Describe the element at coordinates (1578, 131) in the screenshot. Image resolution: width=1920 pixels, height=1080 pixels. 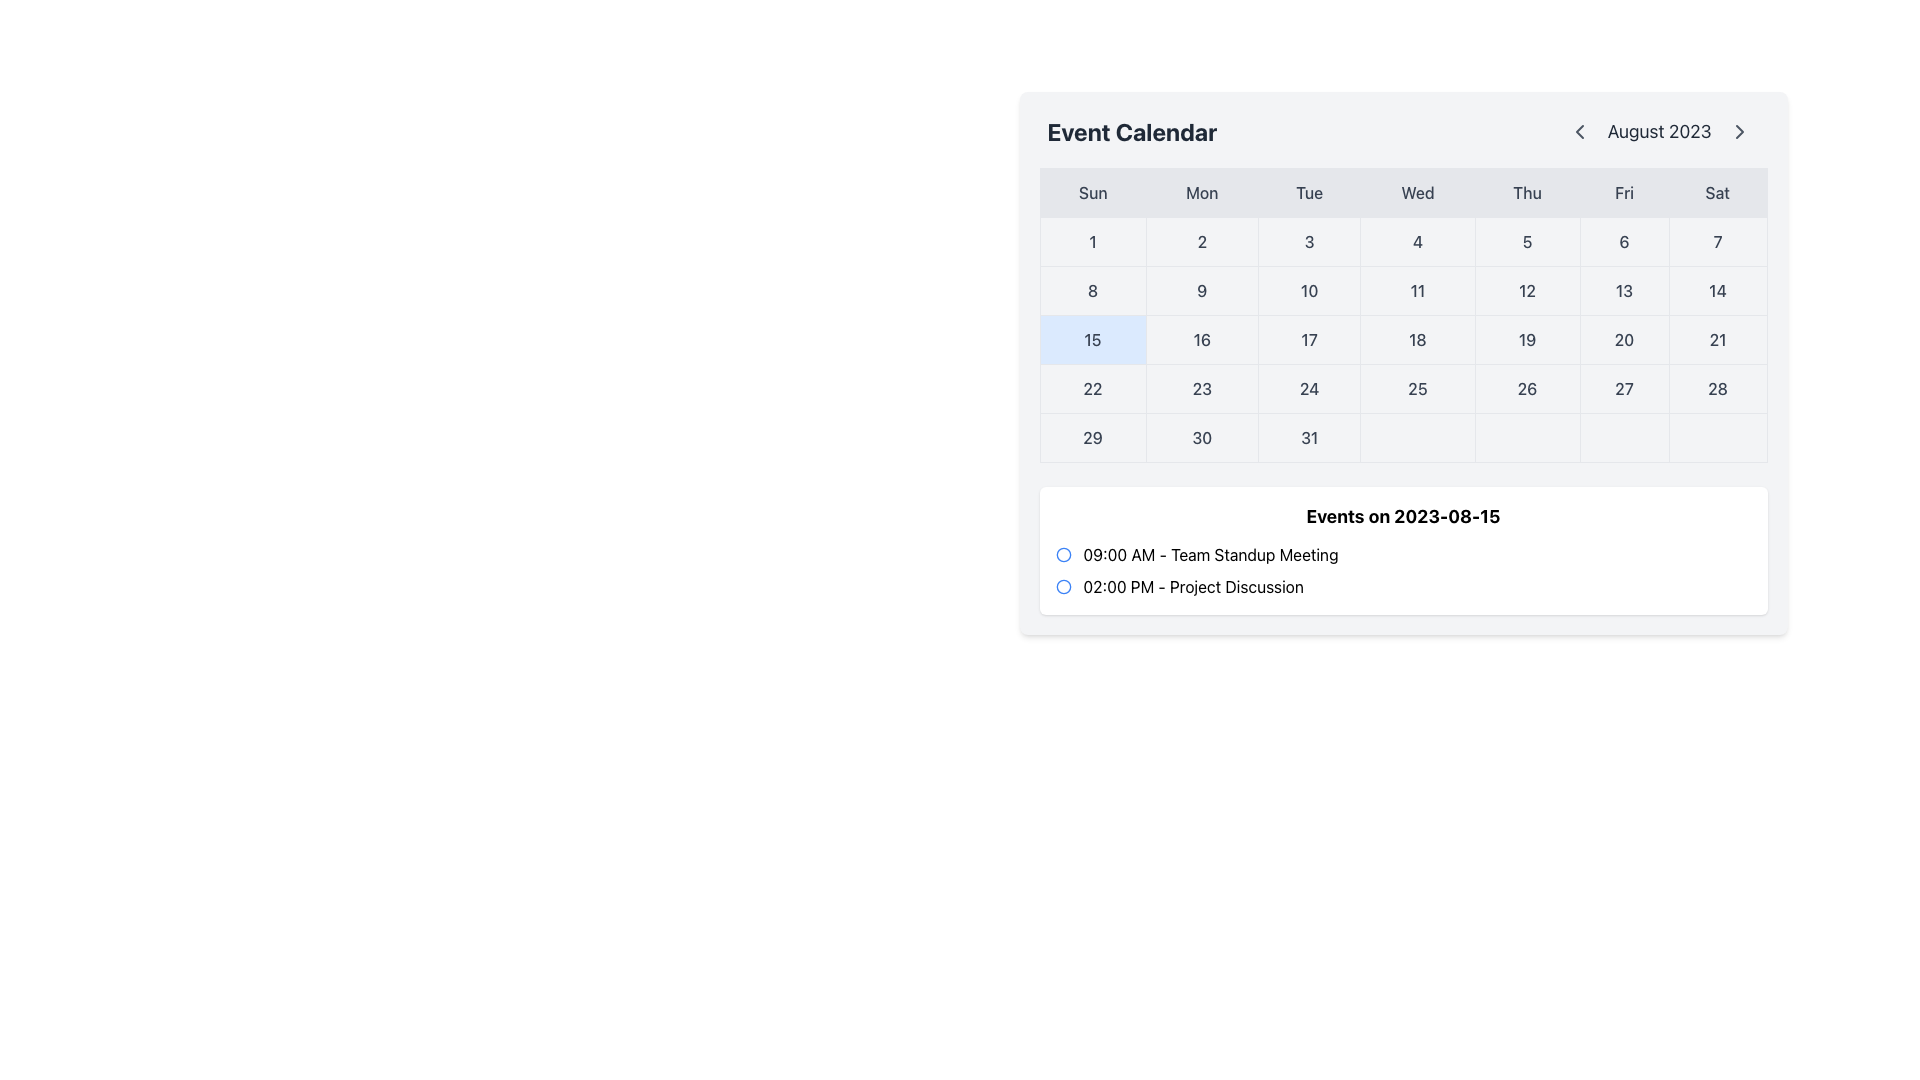
I see `the button located in the header area of the event calendar, to the left of the text displaying 'August 2023'` at that location.